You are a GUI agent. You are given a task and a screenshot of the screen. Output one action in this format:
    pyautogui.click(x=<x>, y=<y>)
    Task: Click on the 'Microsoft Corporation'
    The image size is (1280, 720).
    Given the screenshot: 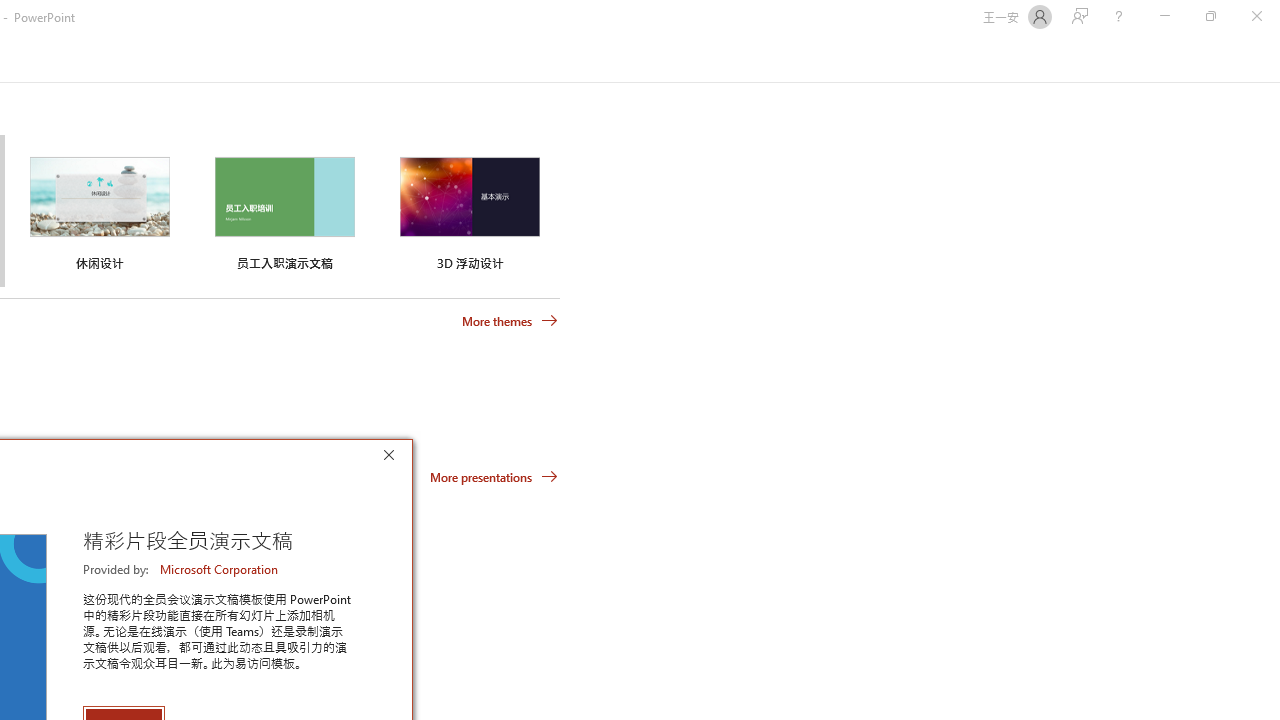 What is the action you would take?
    pyautogui.click(x=220, y=569)
    